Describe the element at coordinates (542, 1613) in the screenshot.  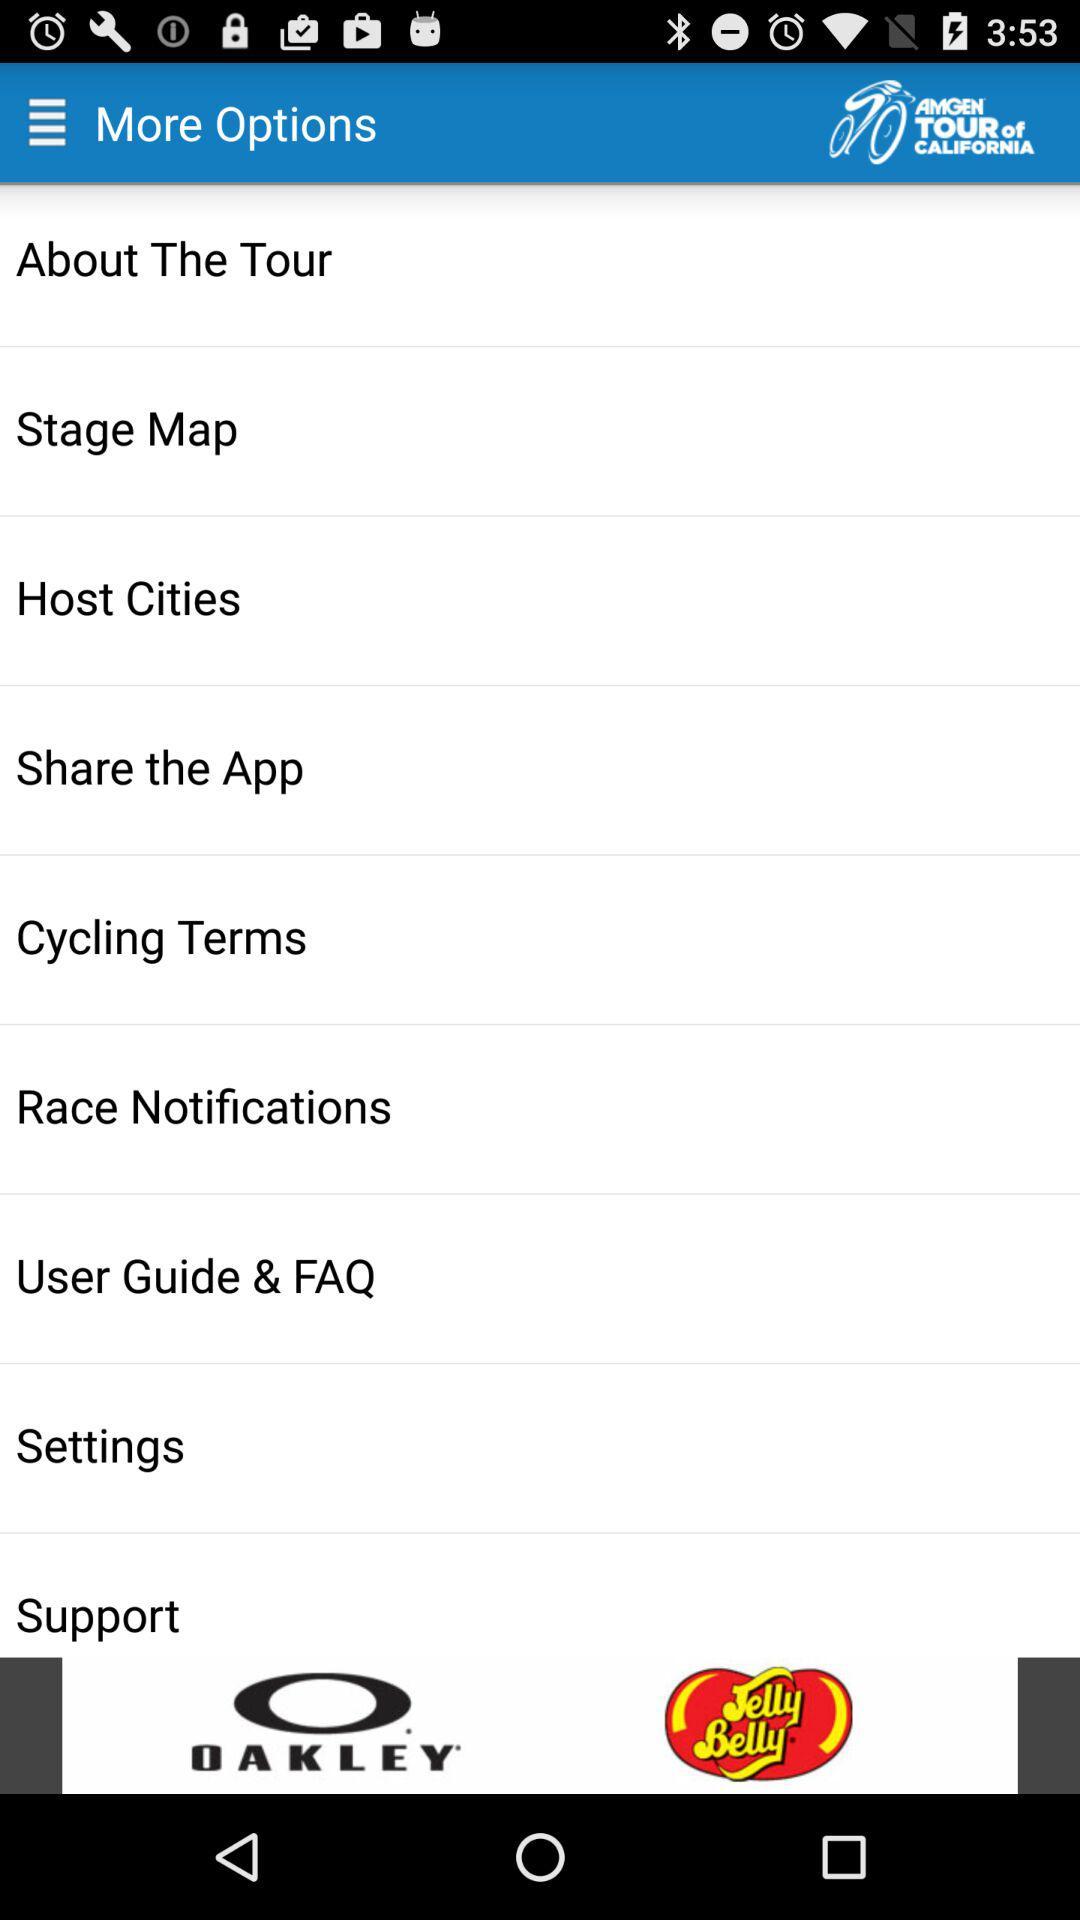
I see `support icon` at that location.